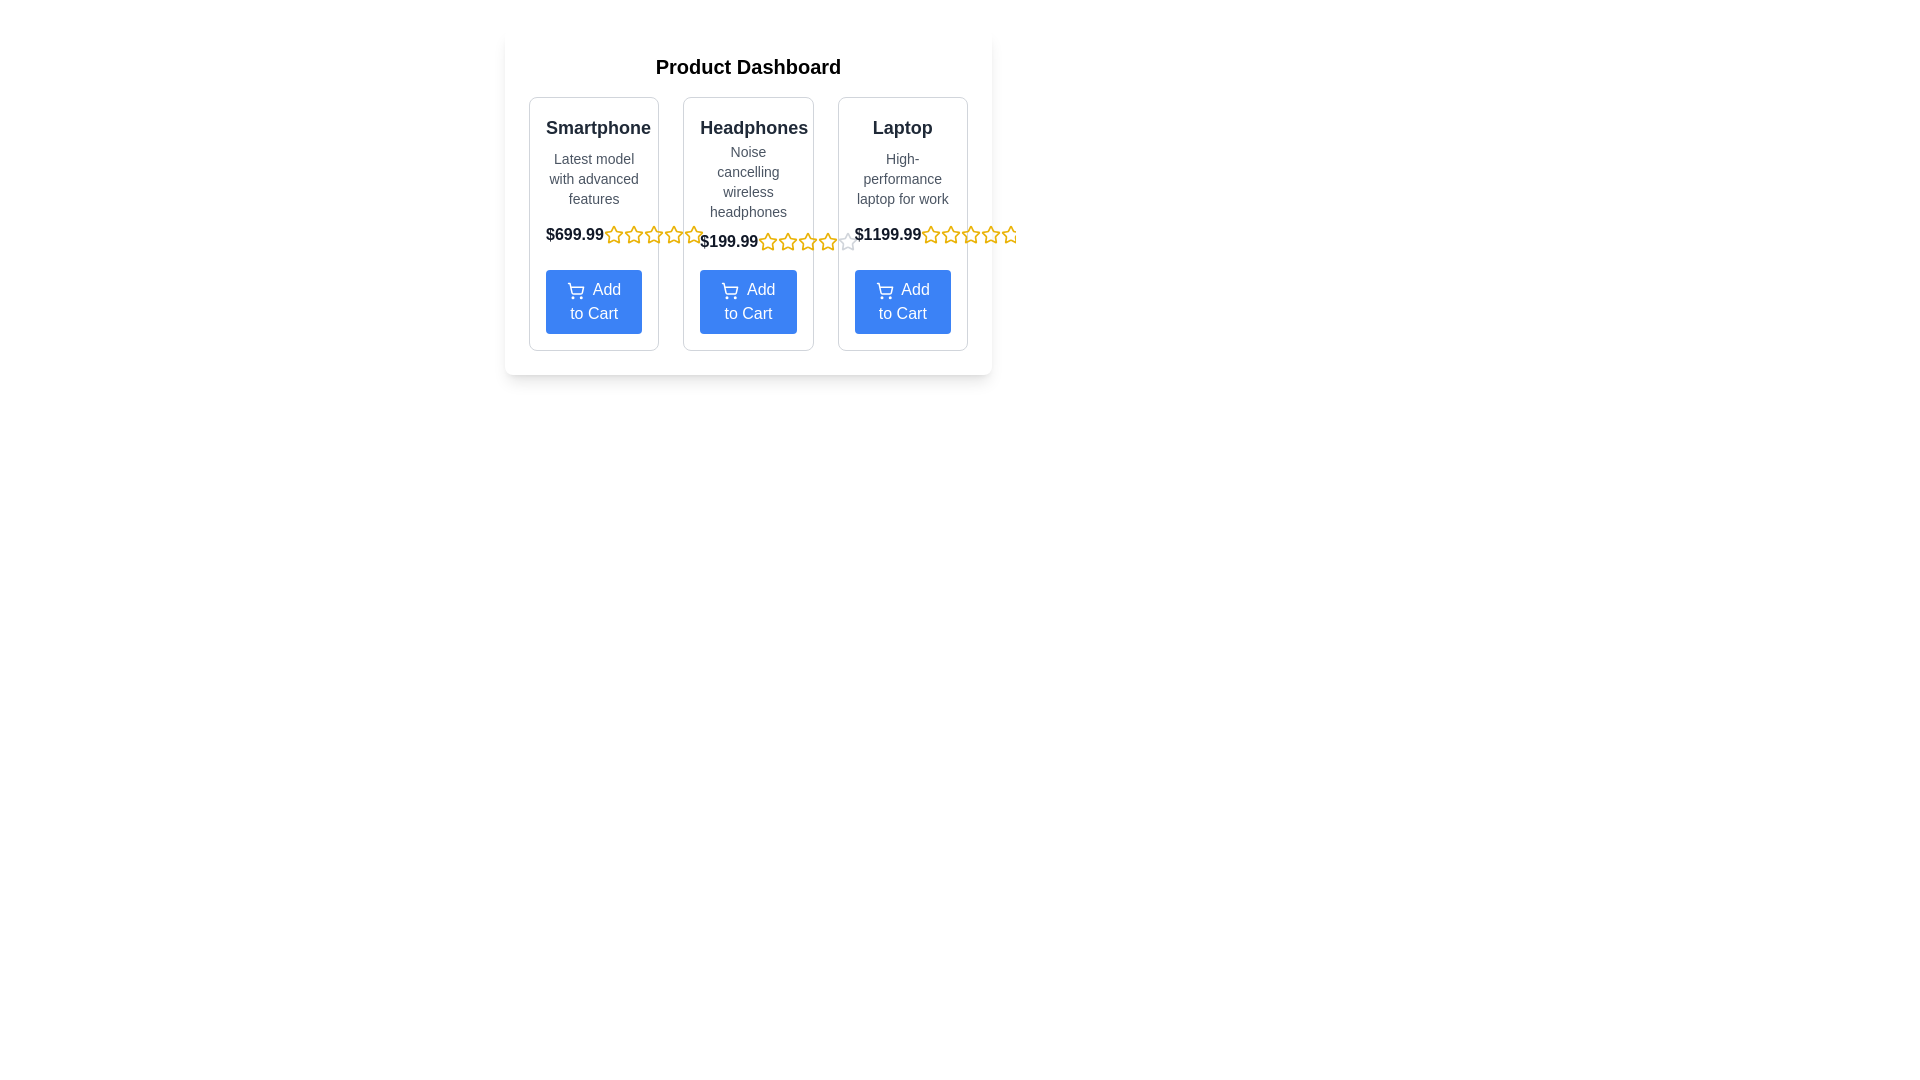  Describe the element at coordinates (887, 234) in the screenshot. I see `the price label displaying '$1199.99', which is formatted in bold dark gray and located in the third column of the product listing above the stars` at that location.